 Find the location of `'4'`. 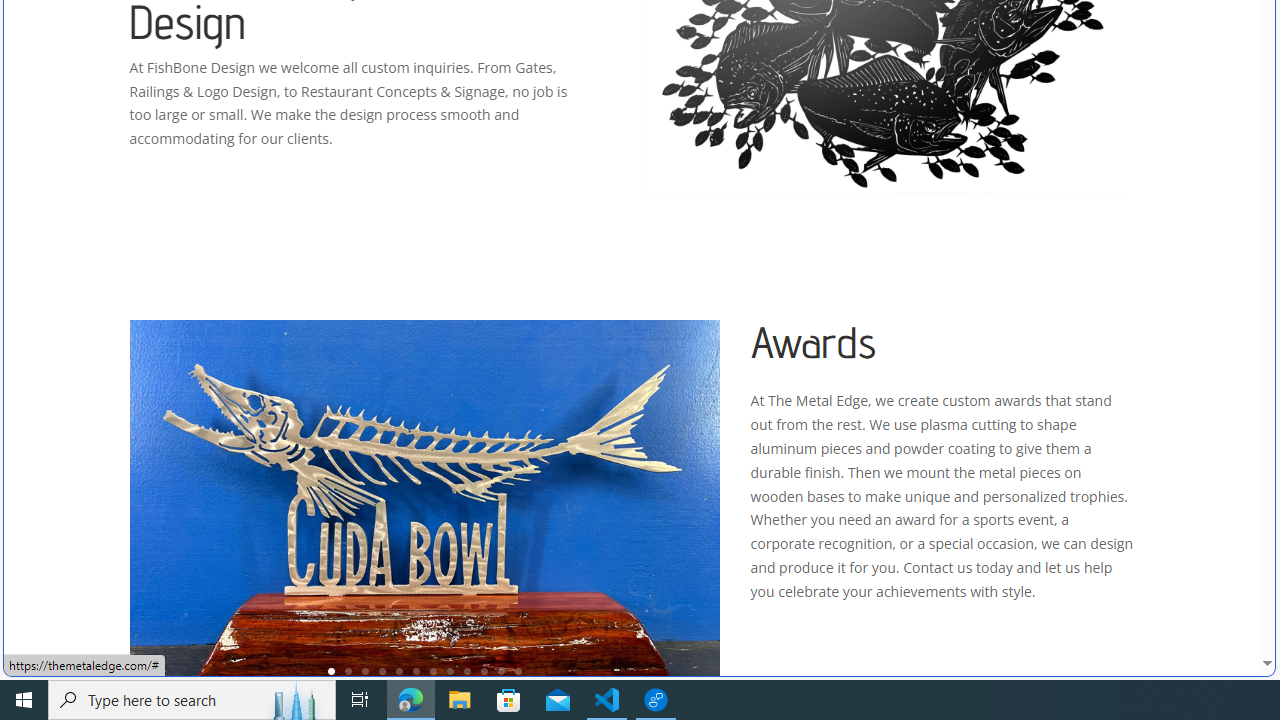

'4' is located at coordinates (382, 671).